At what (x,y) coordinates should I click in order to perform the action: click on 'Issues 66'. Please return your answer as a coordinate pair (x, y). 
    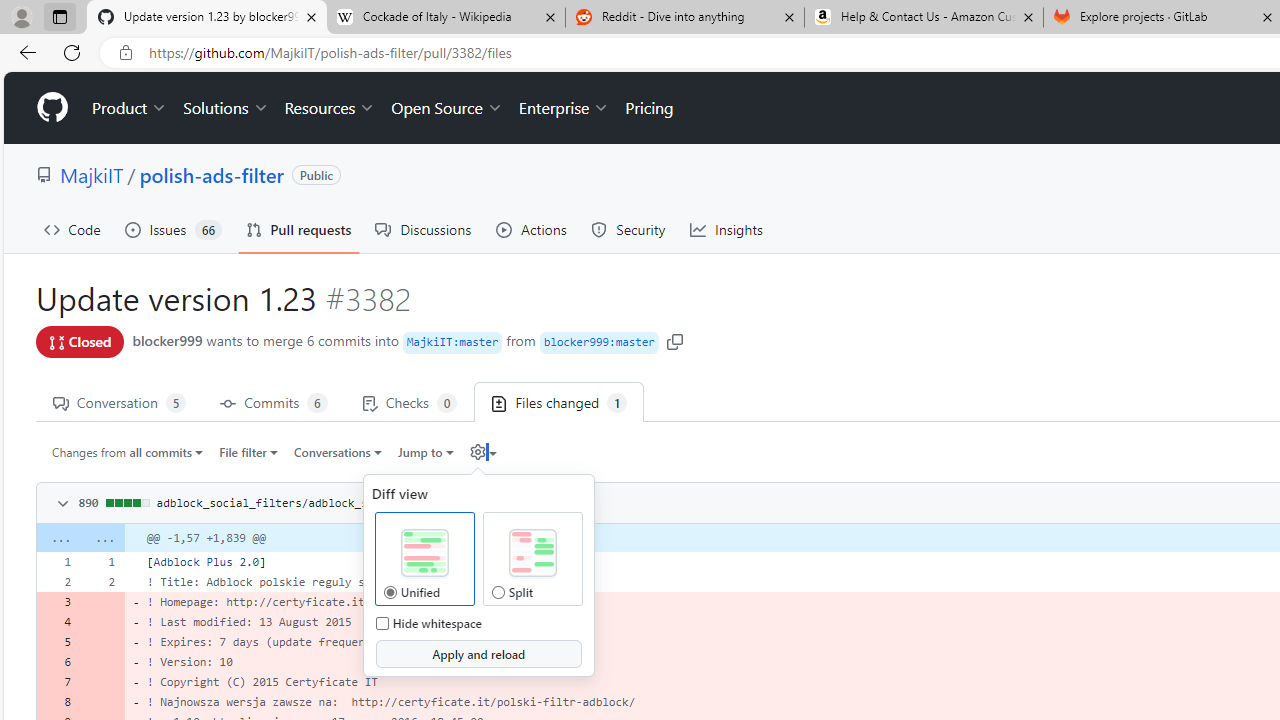
    Looking at the image, I should click on (173, 229).